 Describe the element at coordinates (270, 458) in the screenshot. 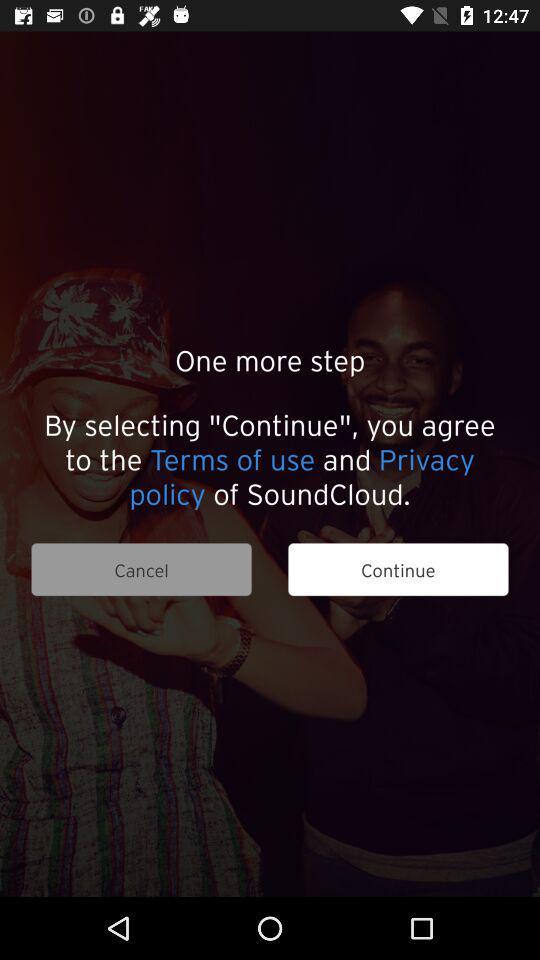

I see `the item above the cancel item` at that location.